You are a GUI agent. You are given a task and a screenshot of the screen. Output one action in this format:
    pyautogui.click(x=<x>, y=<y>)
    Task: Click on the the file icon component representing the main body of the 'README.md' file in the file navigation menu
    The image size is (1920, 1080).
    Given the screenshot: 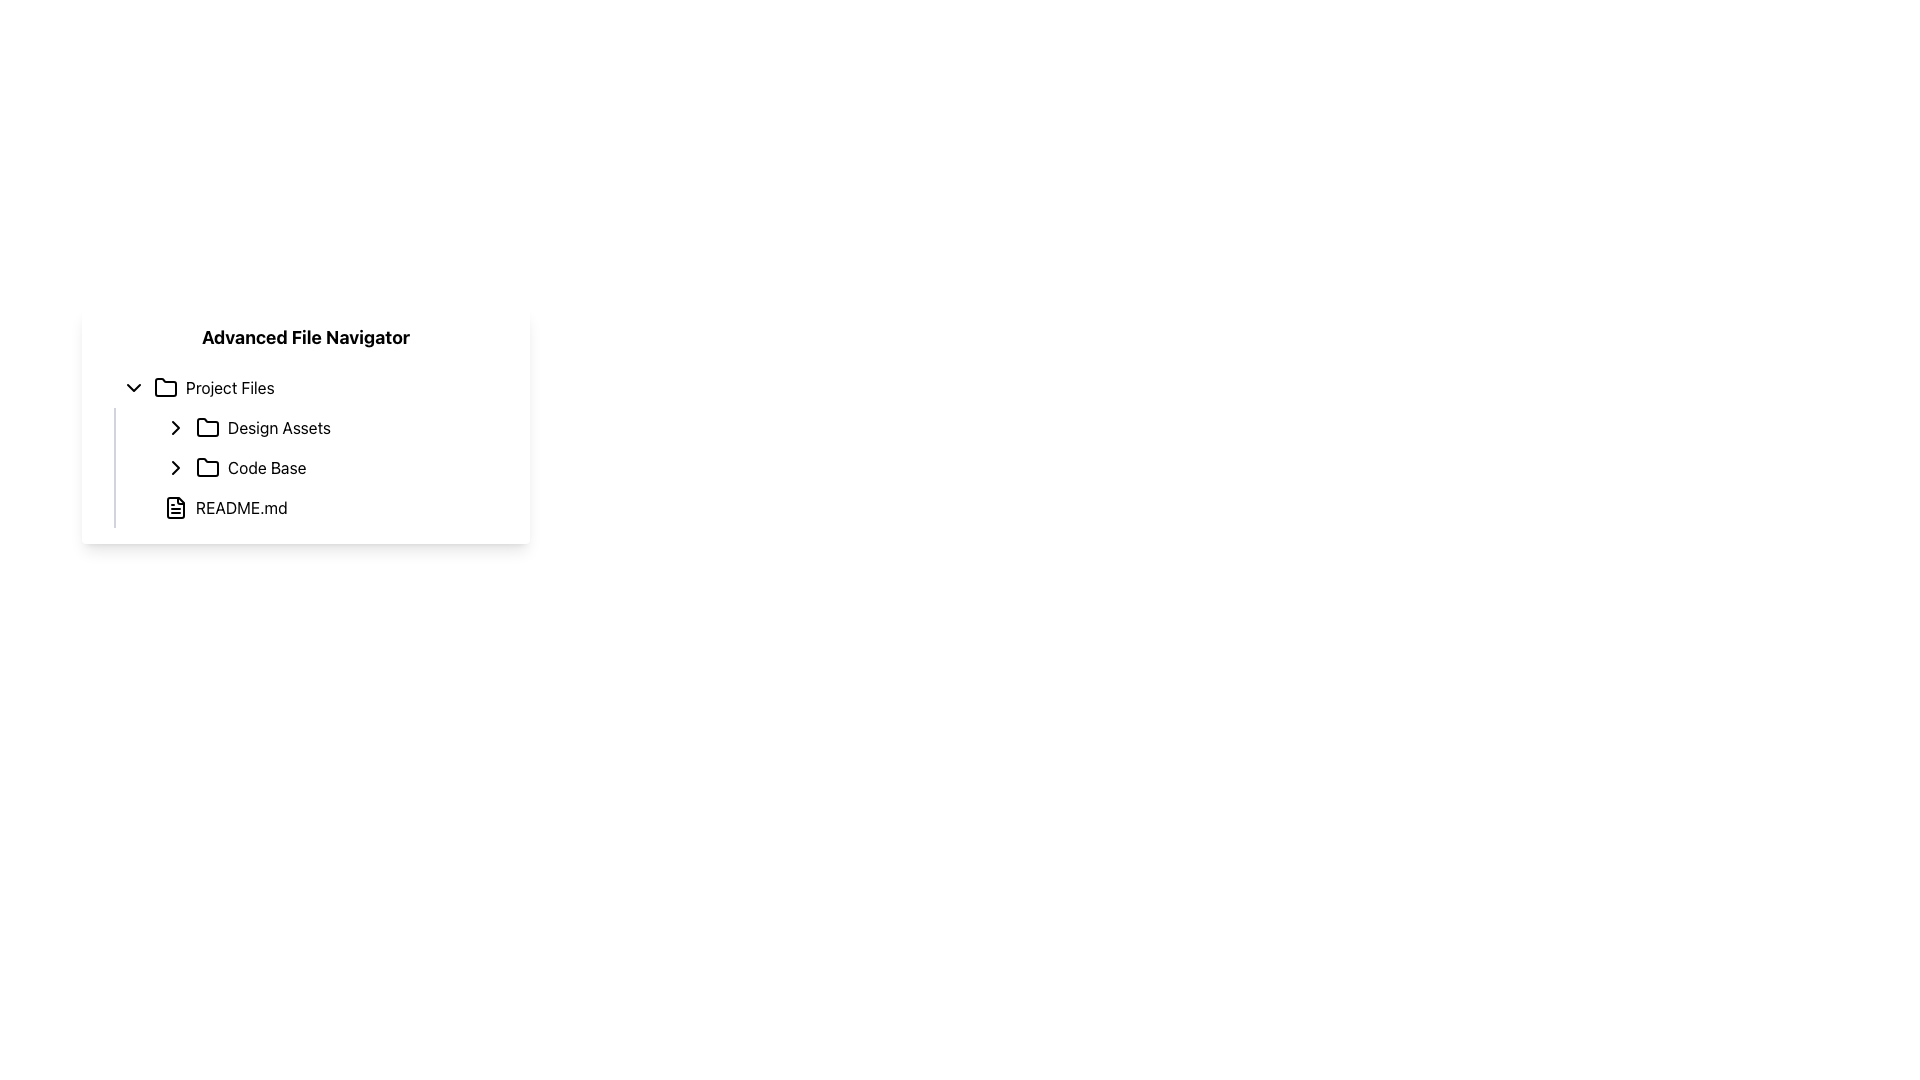 What is the action you would take?
    pyautogui.click(x=176, y=507)
    